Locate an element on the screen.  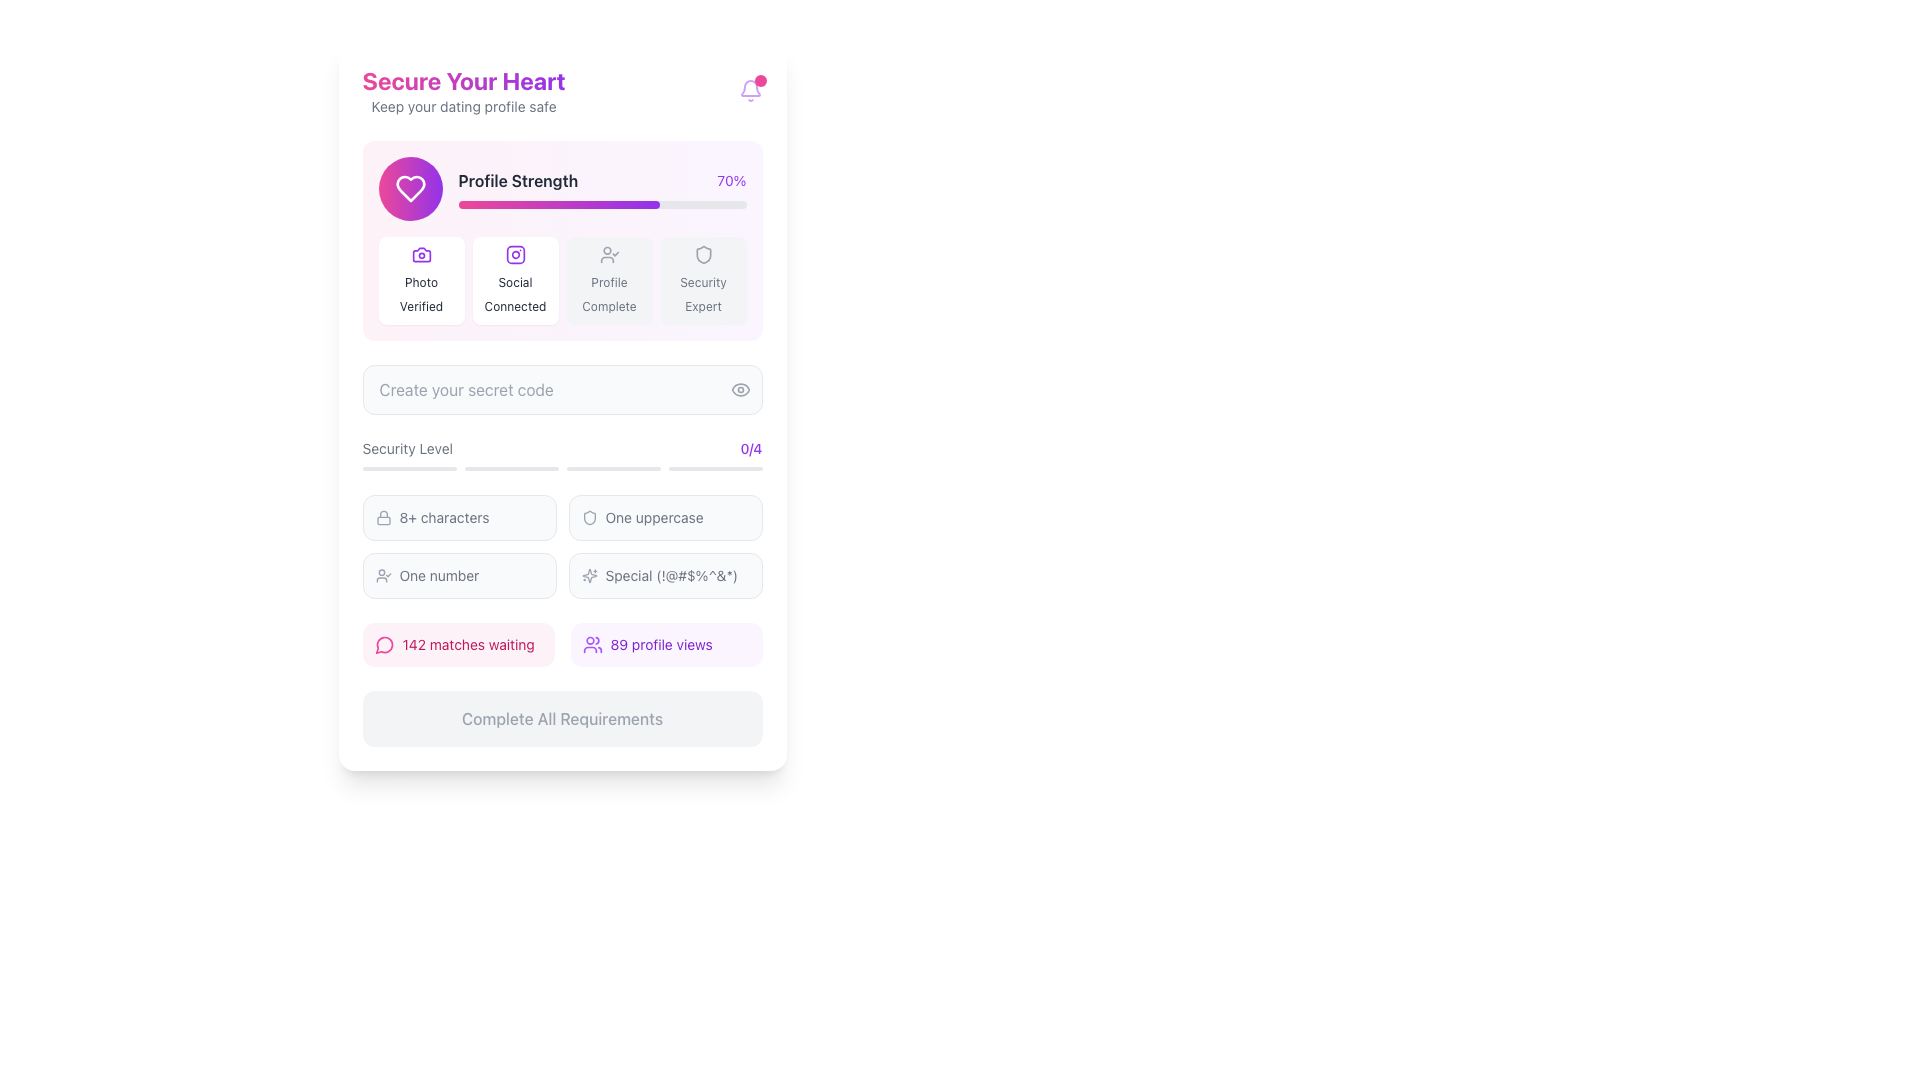
the pink circular speech bubble icon located to the left of the '142 matches waiting' text in the lower portion of the interface is located at coordinates (384, 644).